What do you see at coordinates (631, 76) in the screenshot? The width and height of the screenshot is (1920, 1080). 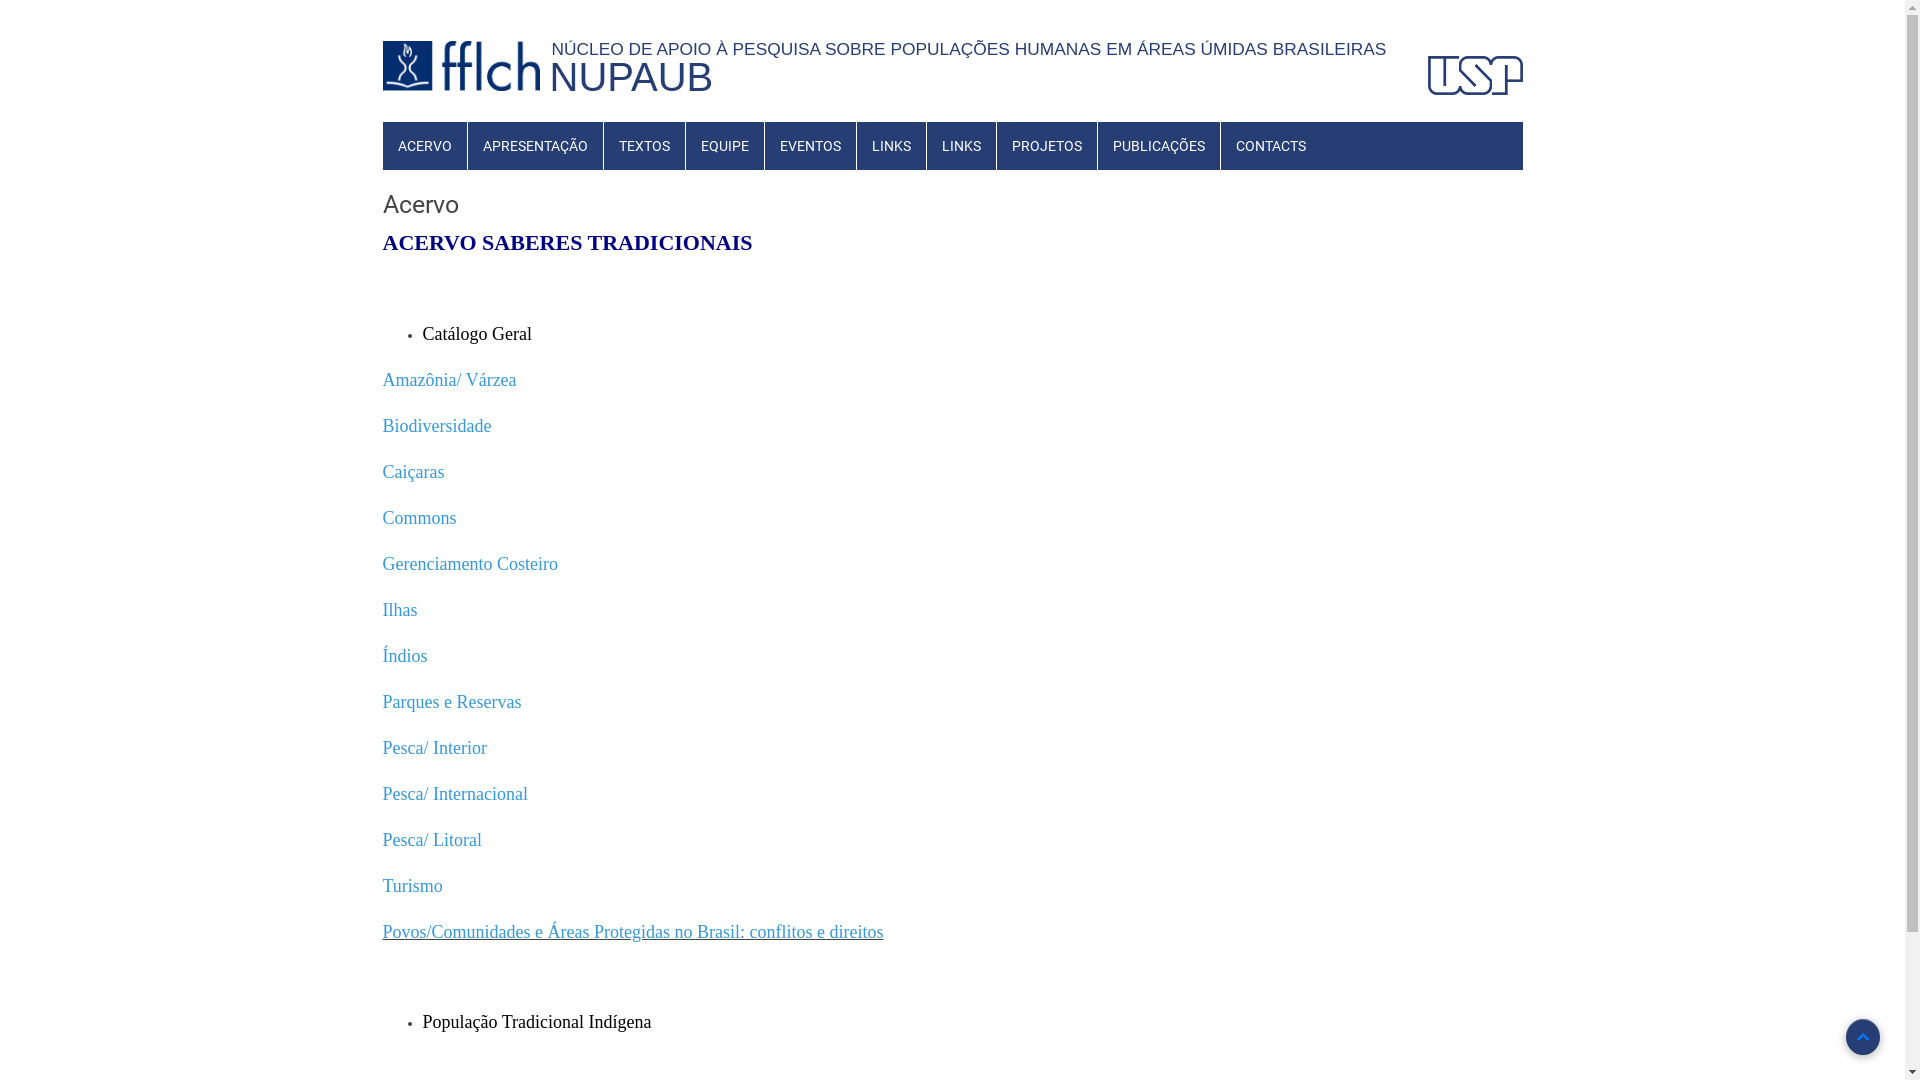 I see `'NUPAUB'` at bounding box center [631, 76].